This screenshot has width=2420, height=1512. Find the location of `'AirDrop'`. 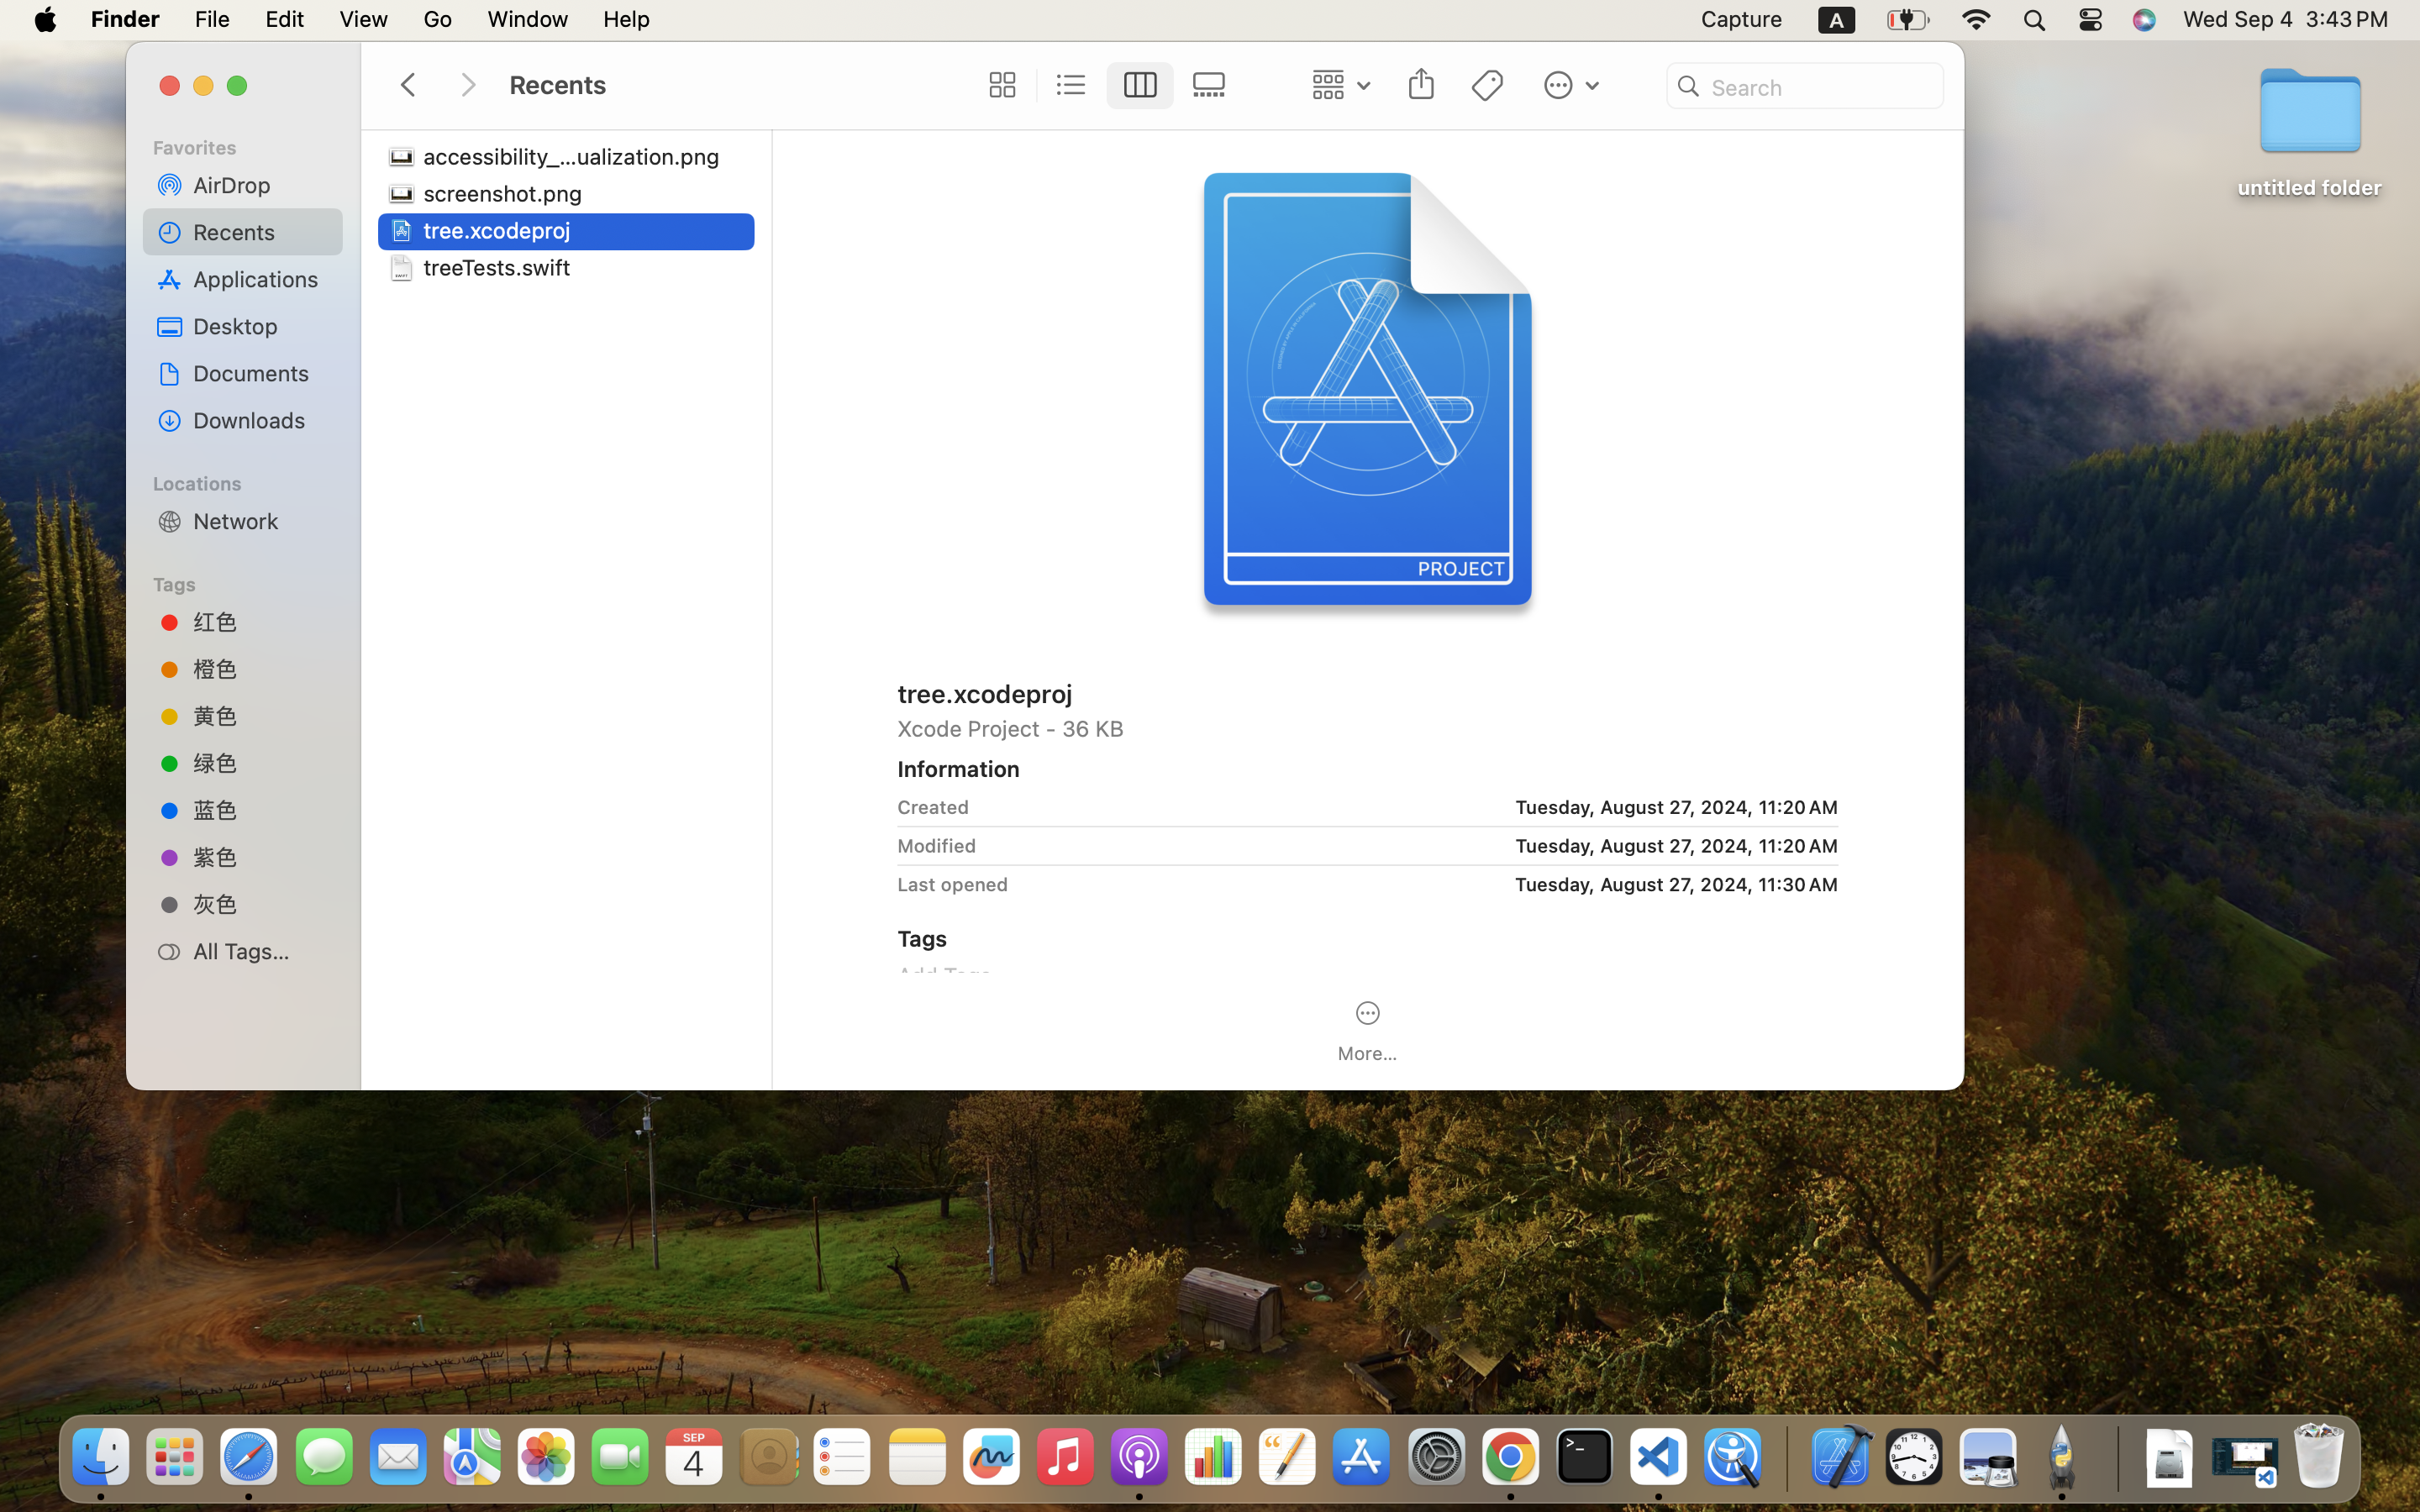

'AirDrop' is located at coordinates (260, 183).